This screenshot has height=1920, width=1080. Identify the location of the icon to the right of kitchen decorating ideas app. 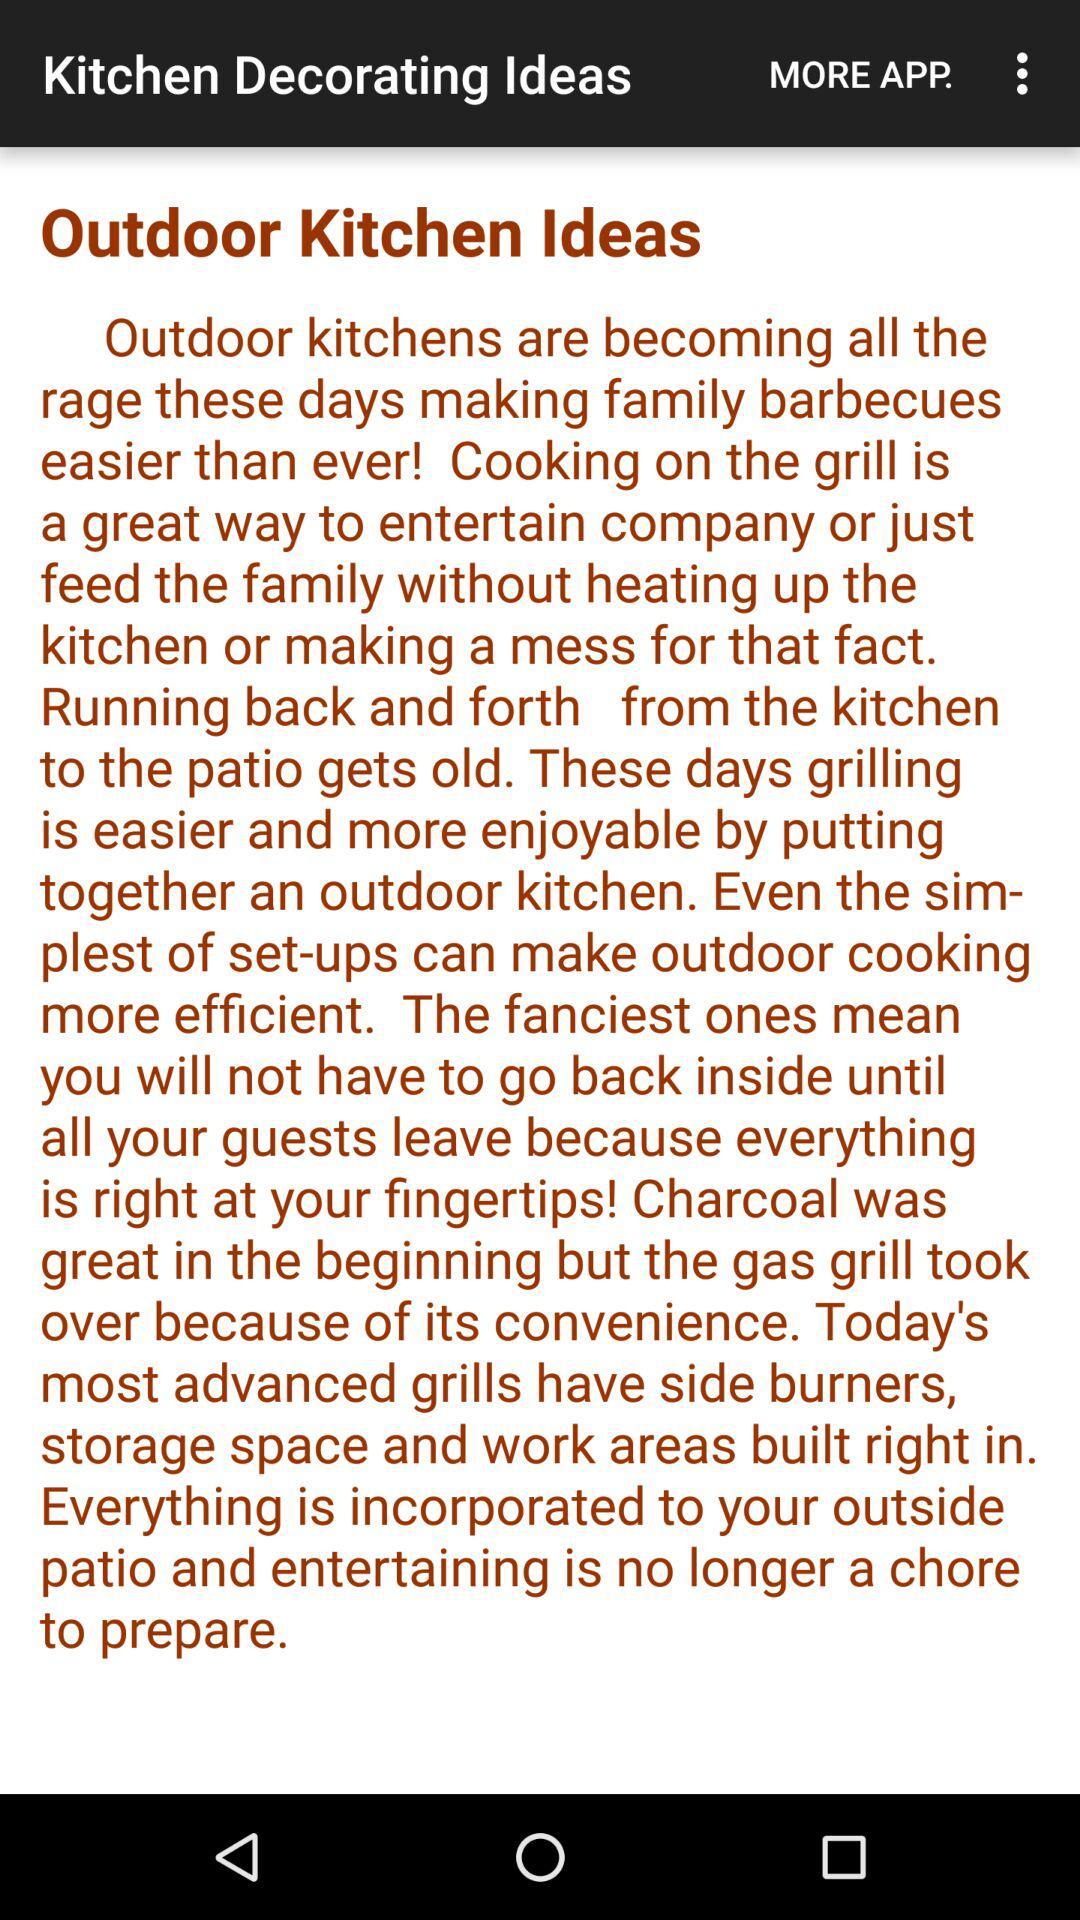
(860, 73).